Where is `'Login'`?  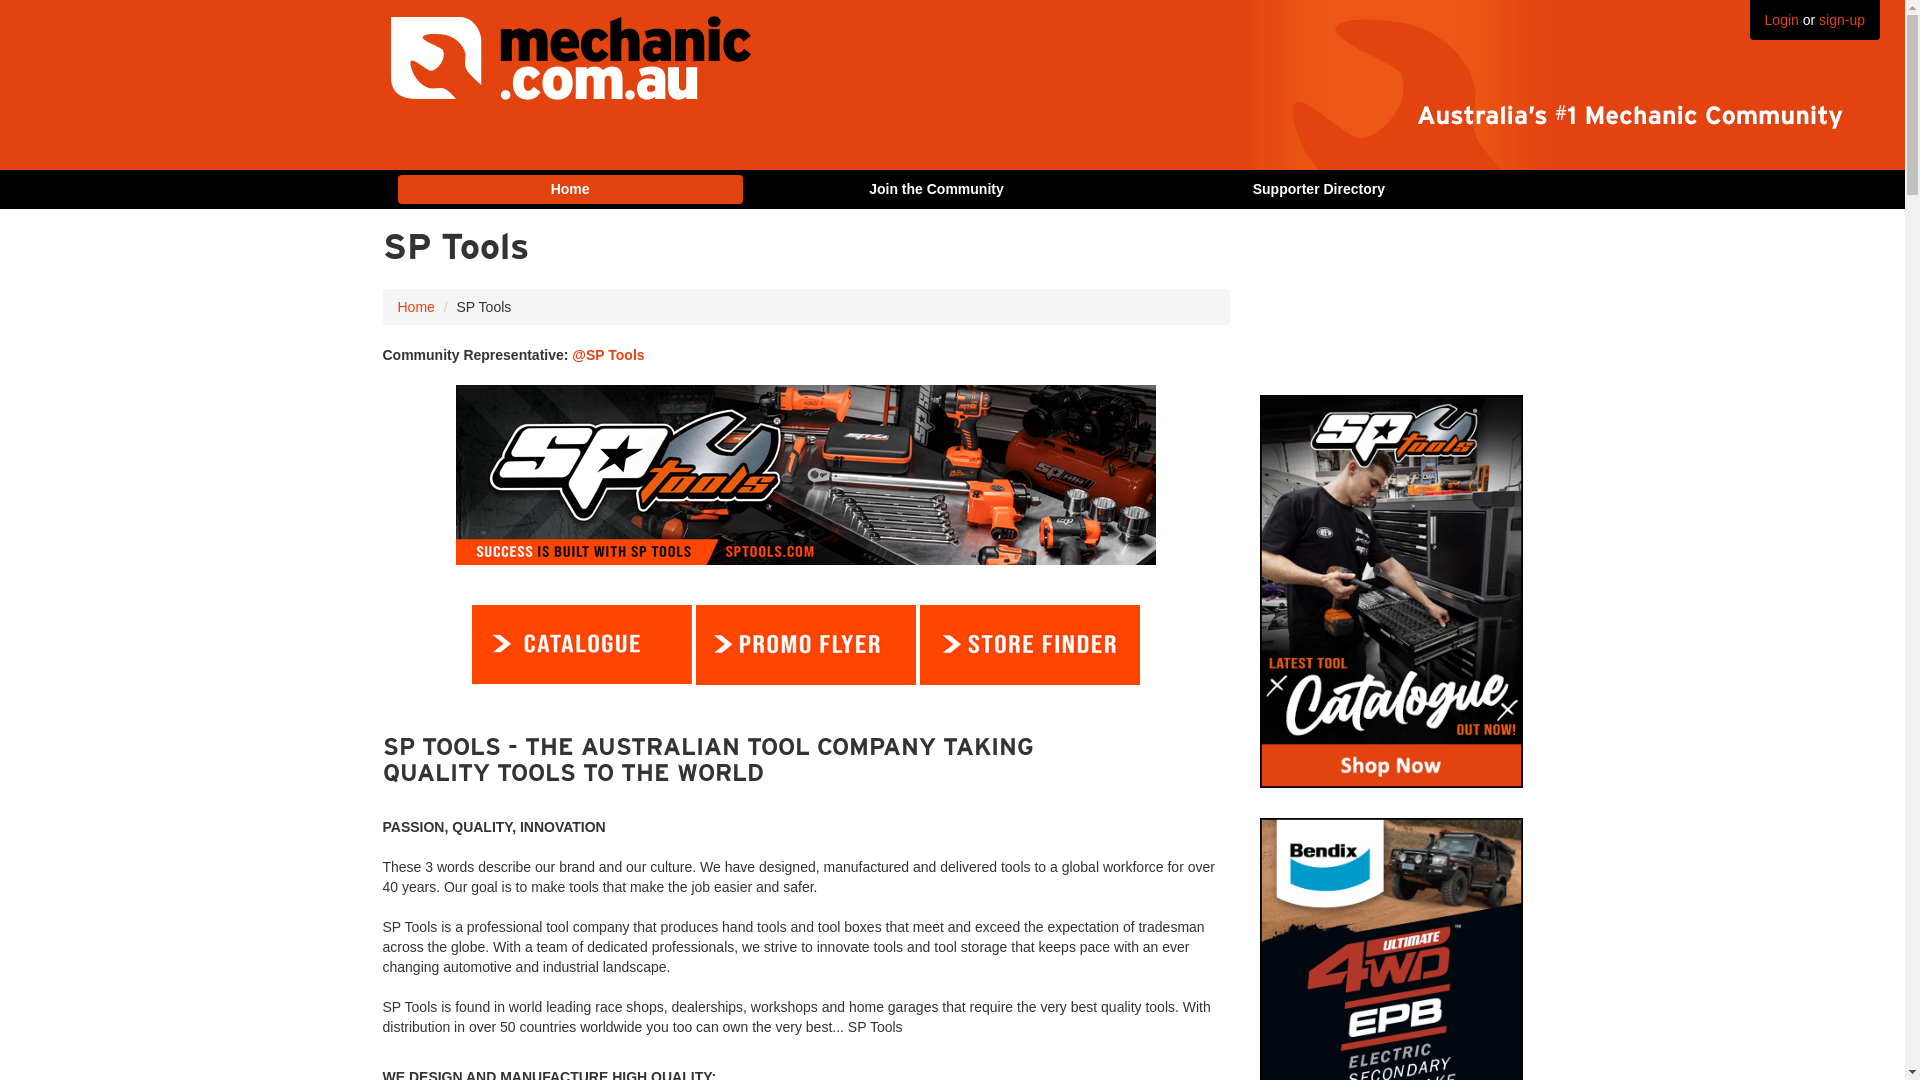 'Login' is located at coordinates (1781, 19).